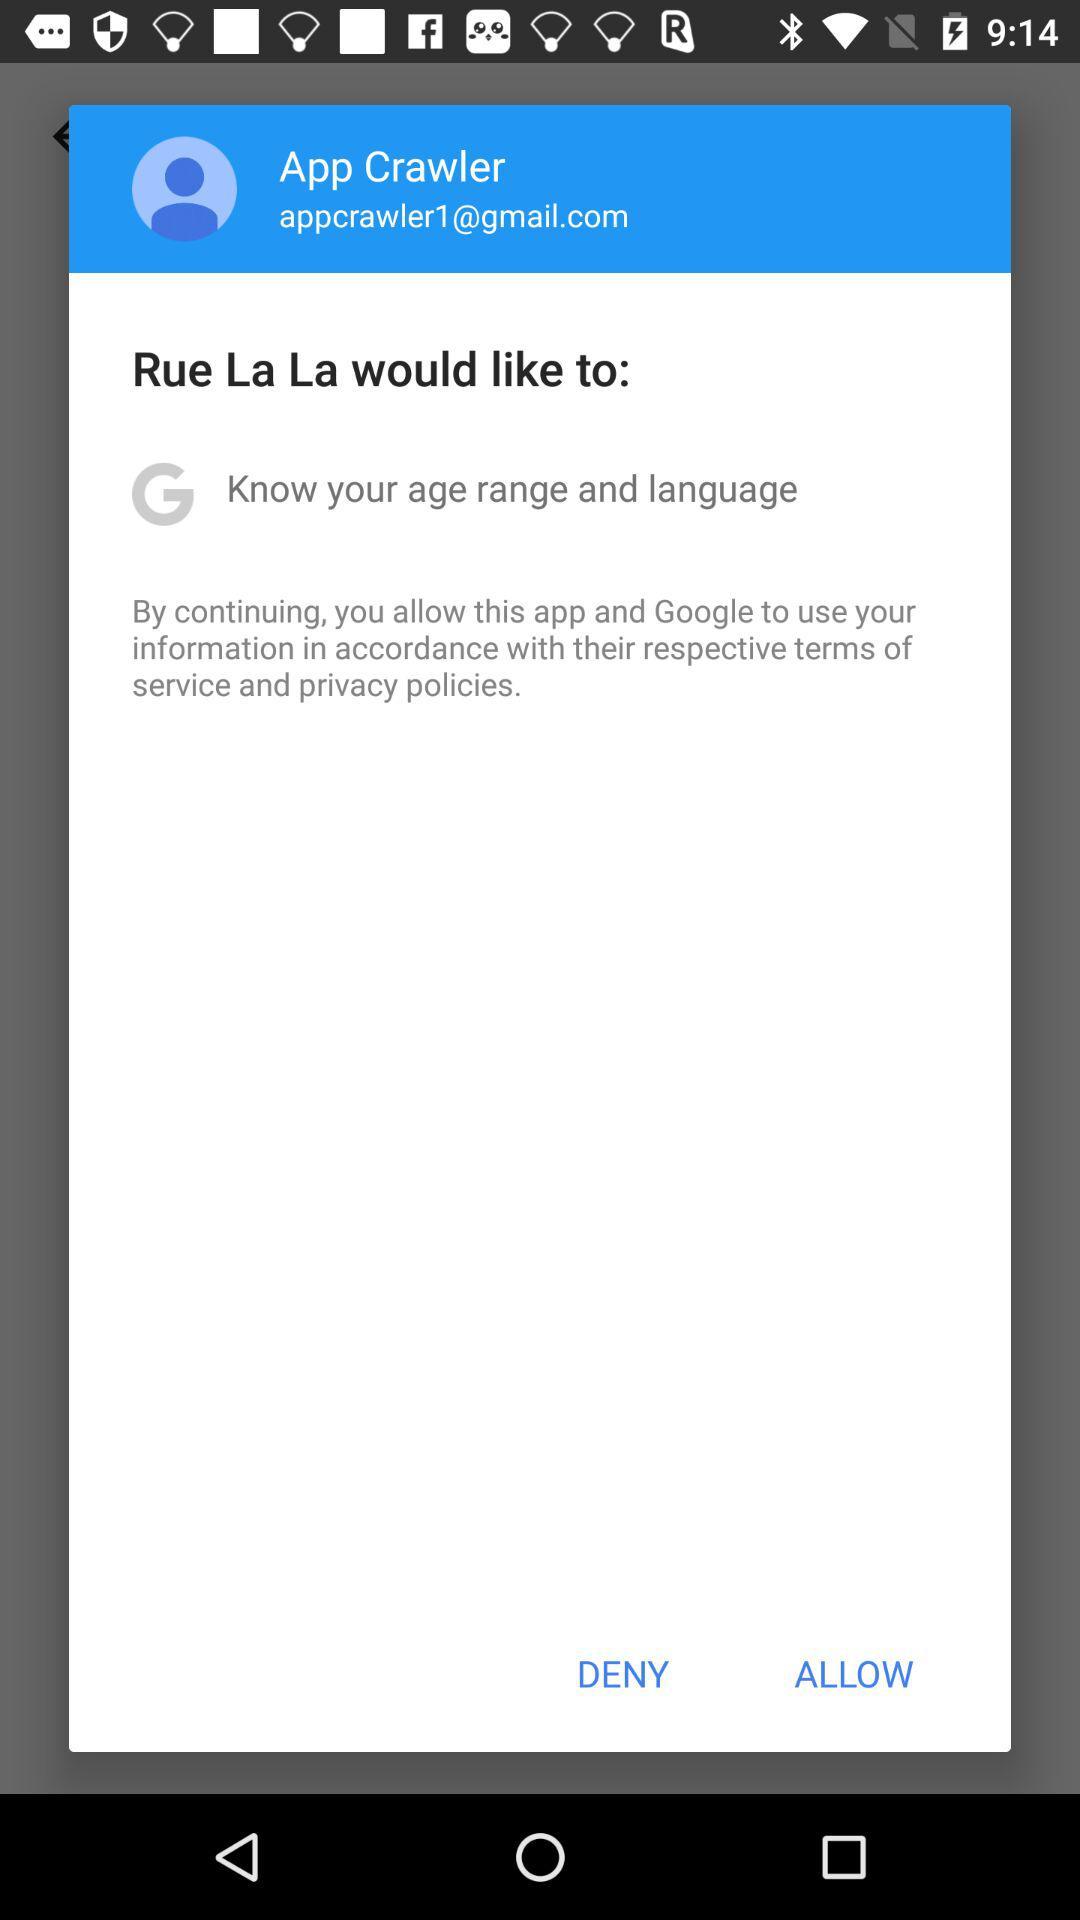 The width and height of the screenshot is (1080, 1920). What do you see at coordinates (621, 1673) in the screenshot?
I see `the icon at the bottom` at bounding box center [621, 1673].